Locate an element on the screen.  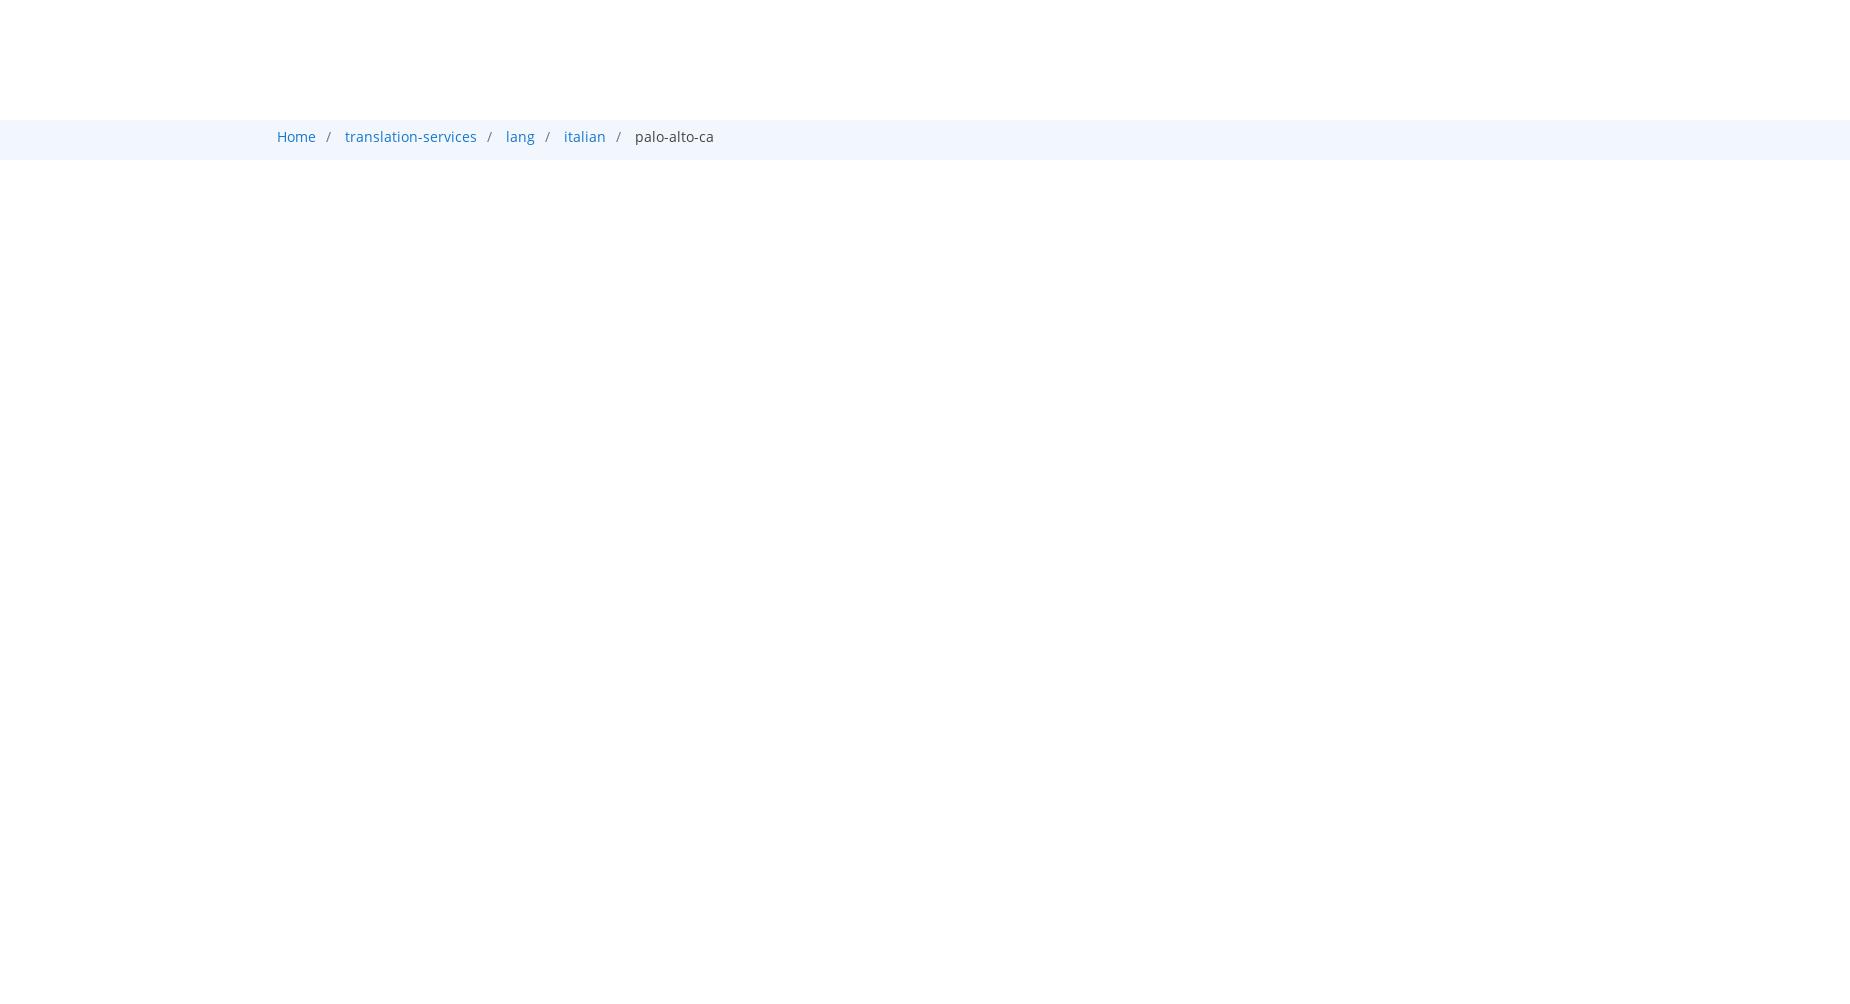
'File Formats For Translation' is located at coordinates (468, 910).